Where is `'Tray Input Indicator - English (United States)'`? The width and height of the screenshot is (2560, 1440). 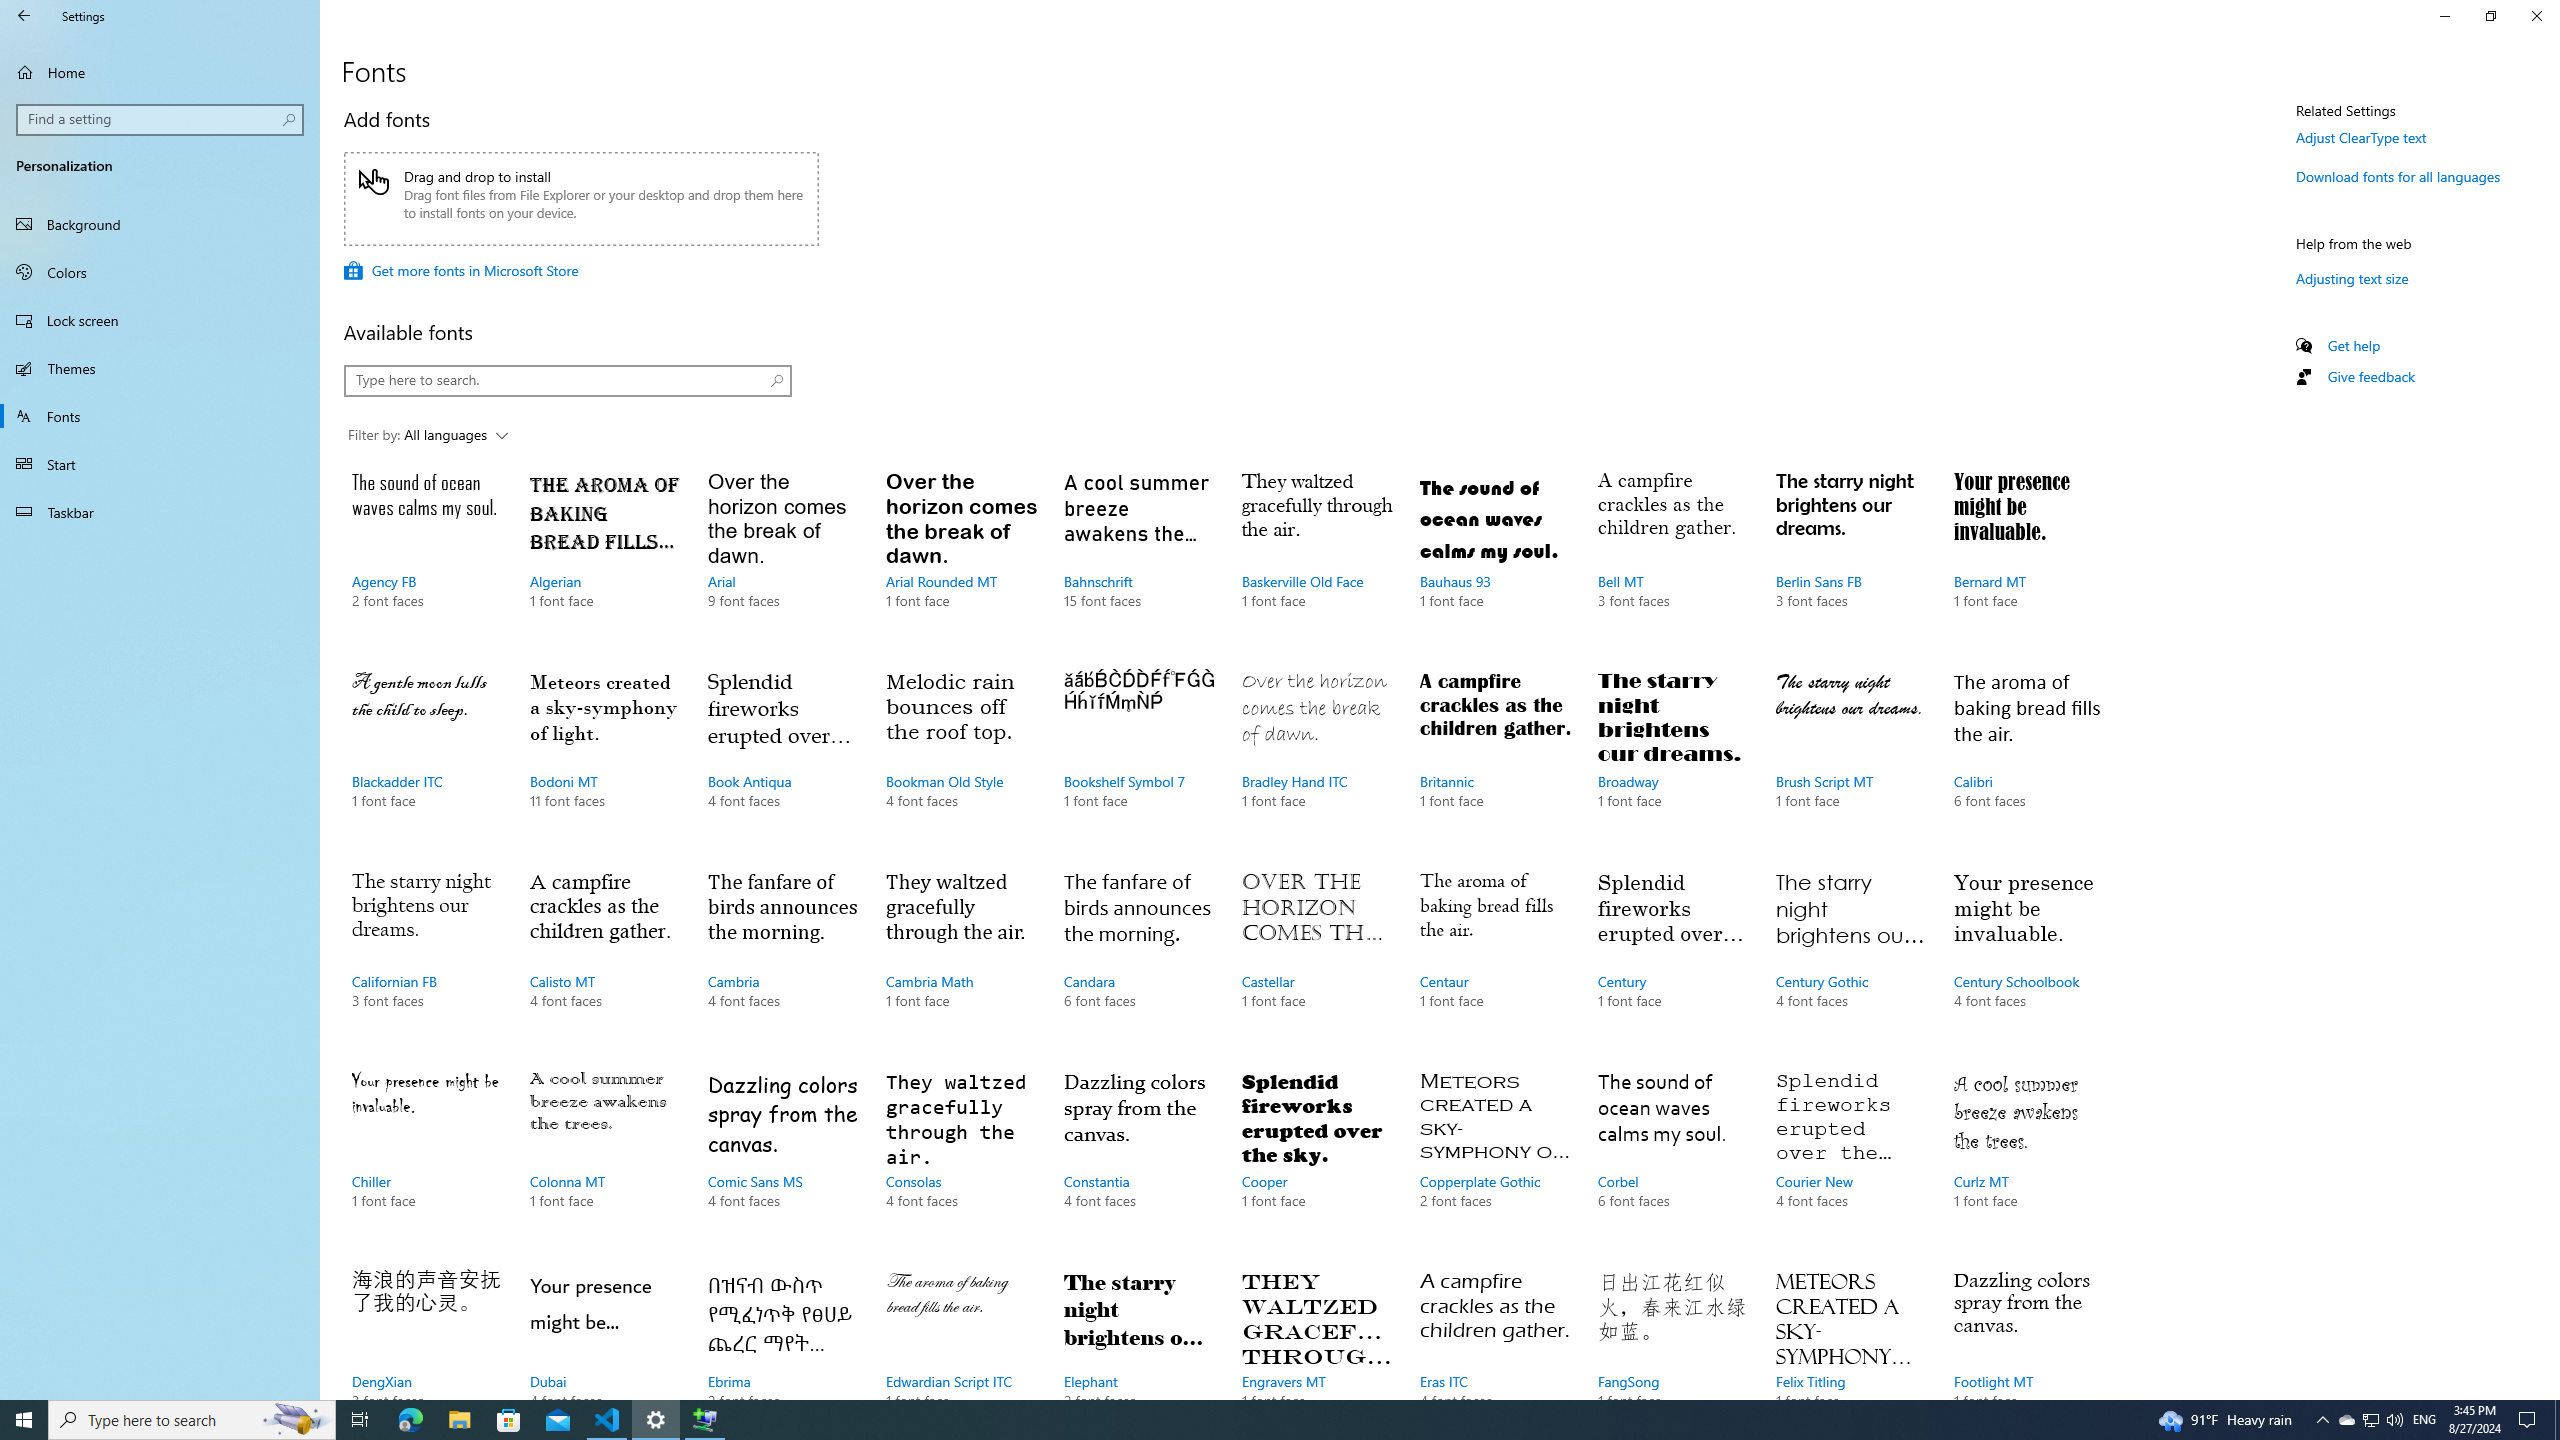 'Tray Input Indicator - English (United States)' is located at coordinates (2424, 1418).